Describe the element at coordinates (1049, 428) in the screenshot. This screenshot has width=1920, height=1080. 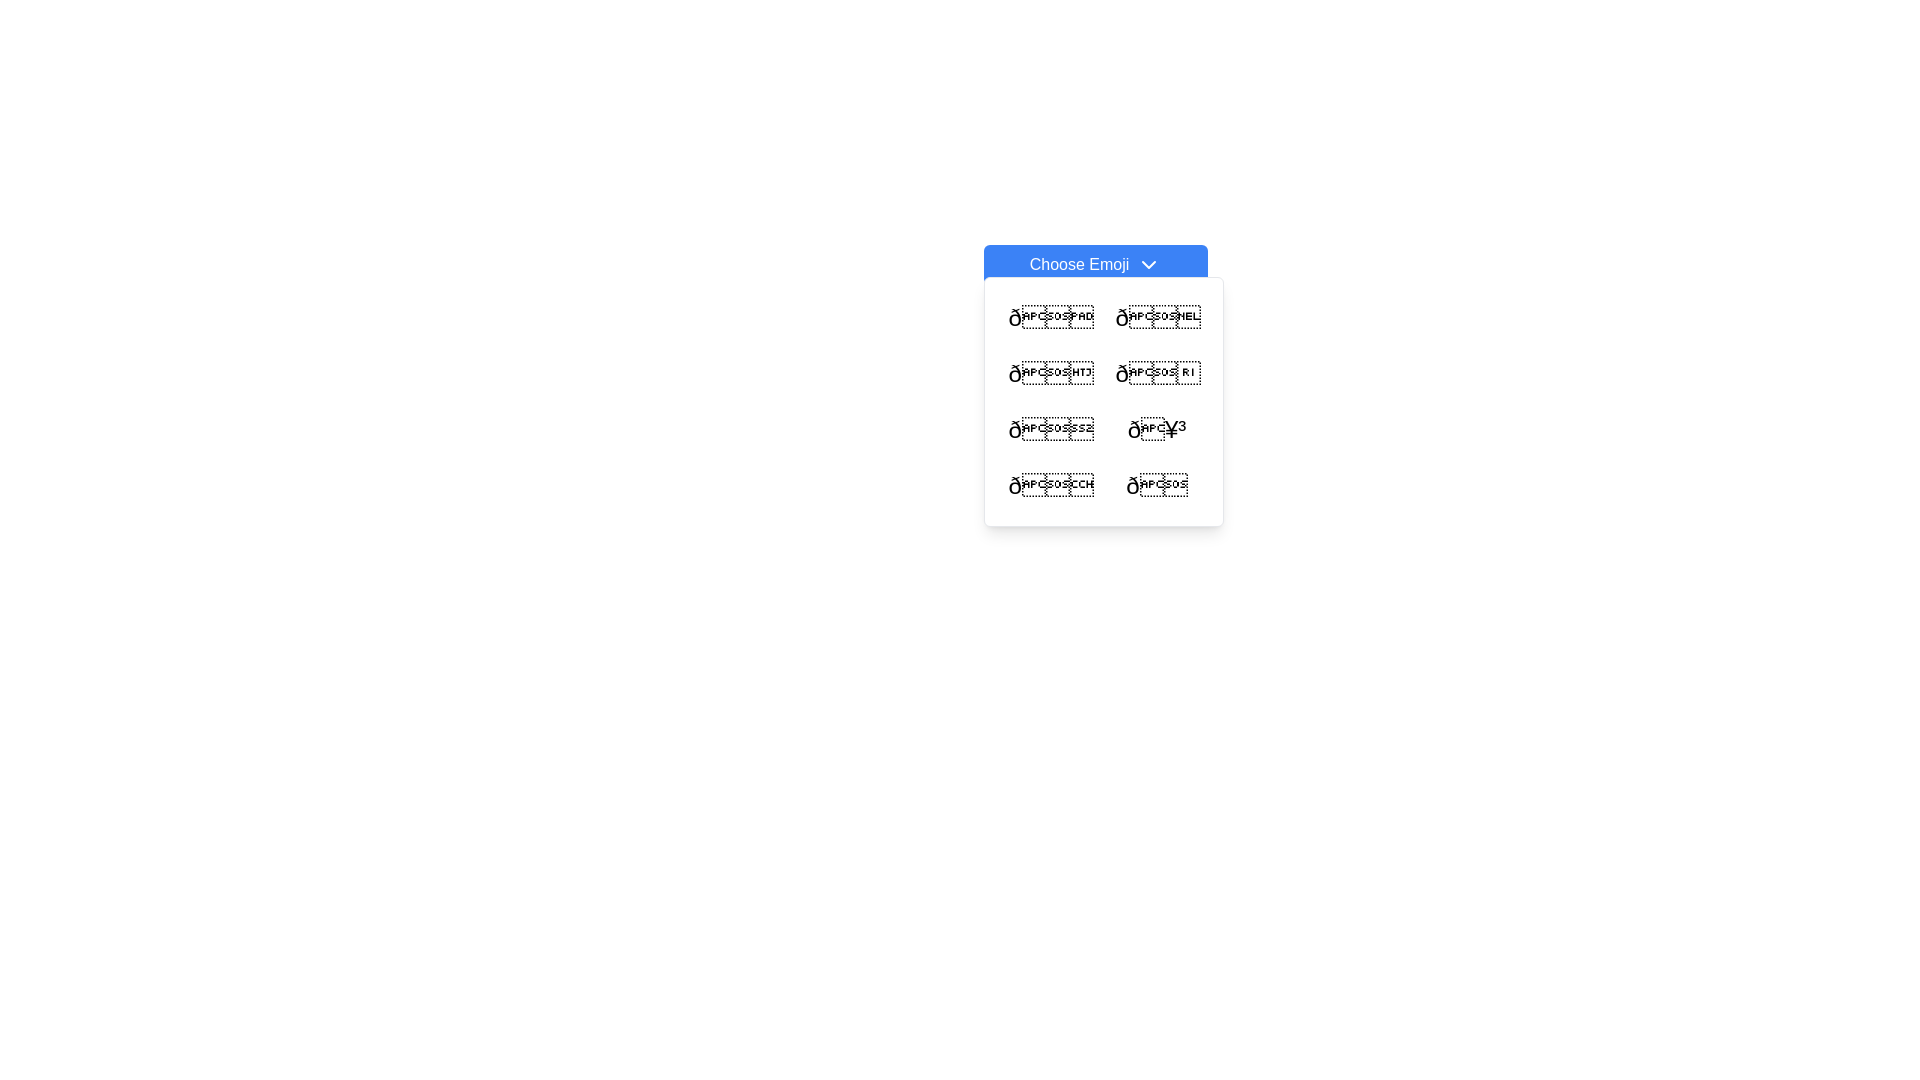
I see `the emoji button with a fun, cool facial expression located in the first column and third row of the grid` at that location.